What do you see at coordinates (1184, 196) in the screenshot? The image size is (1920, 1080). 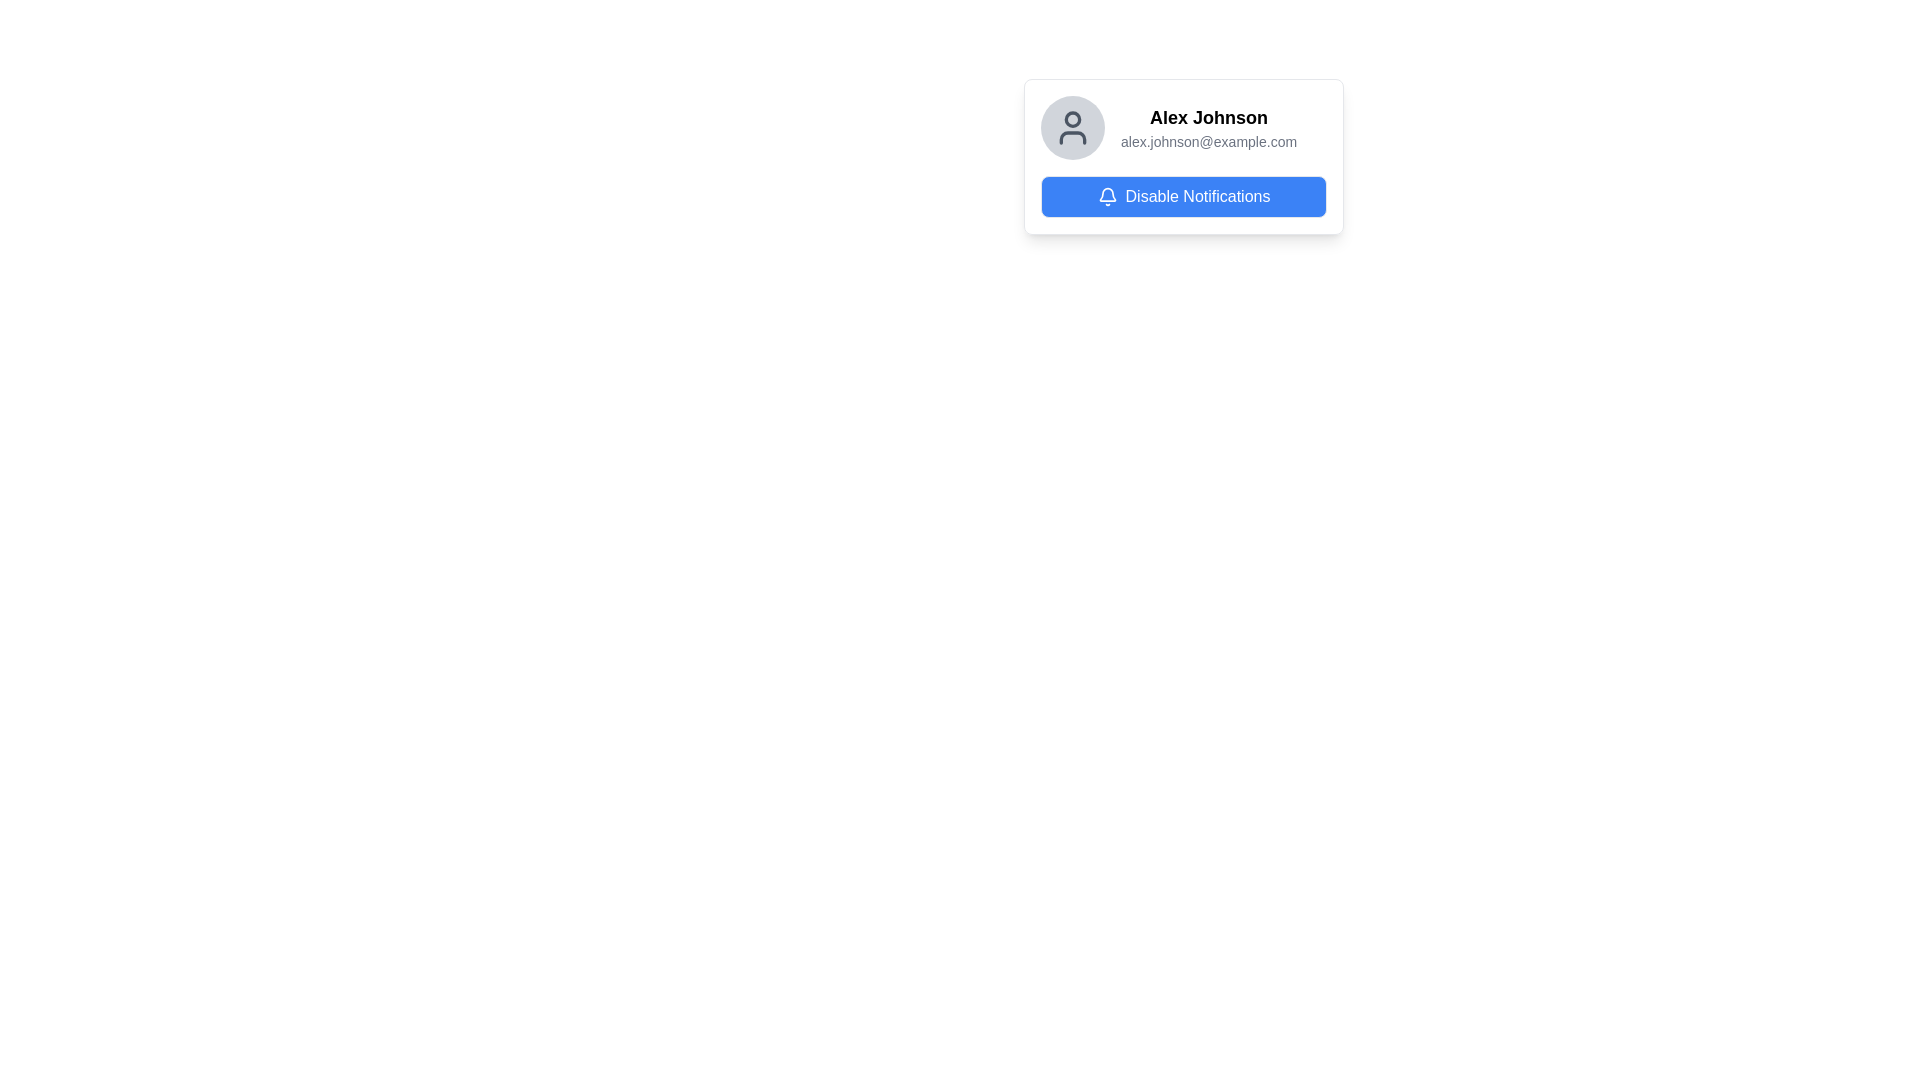 I see `the 'Disable Notifications' button with a bell icon located at the bottom of the user details card for additional information` at bounding box center [1184, 196].